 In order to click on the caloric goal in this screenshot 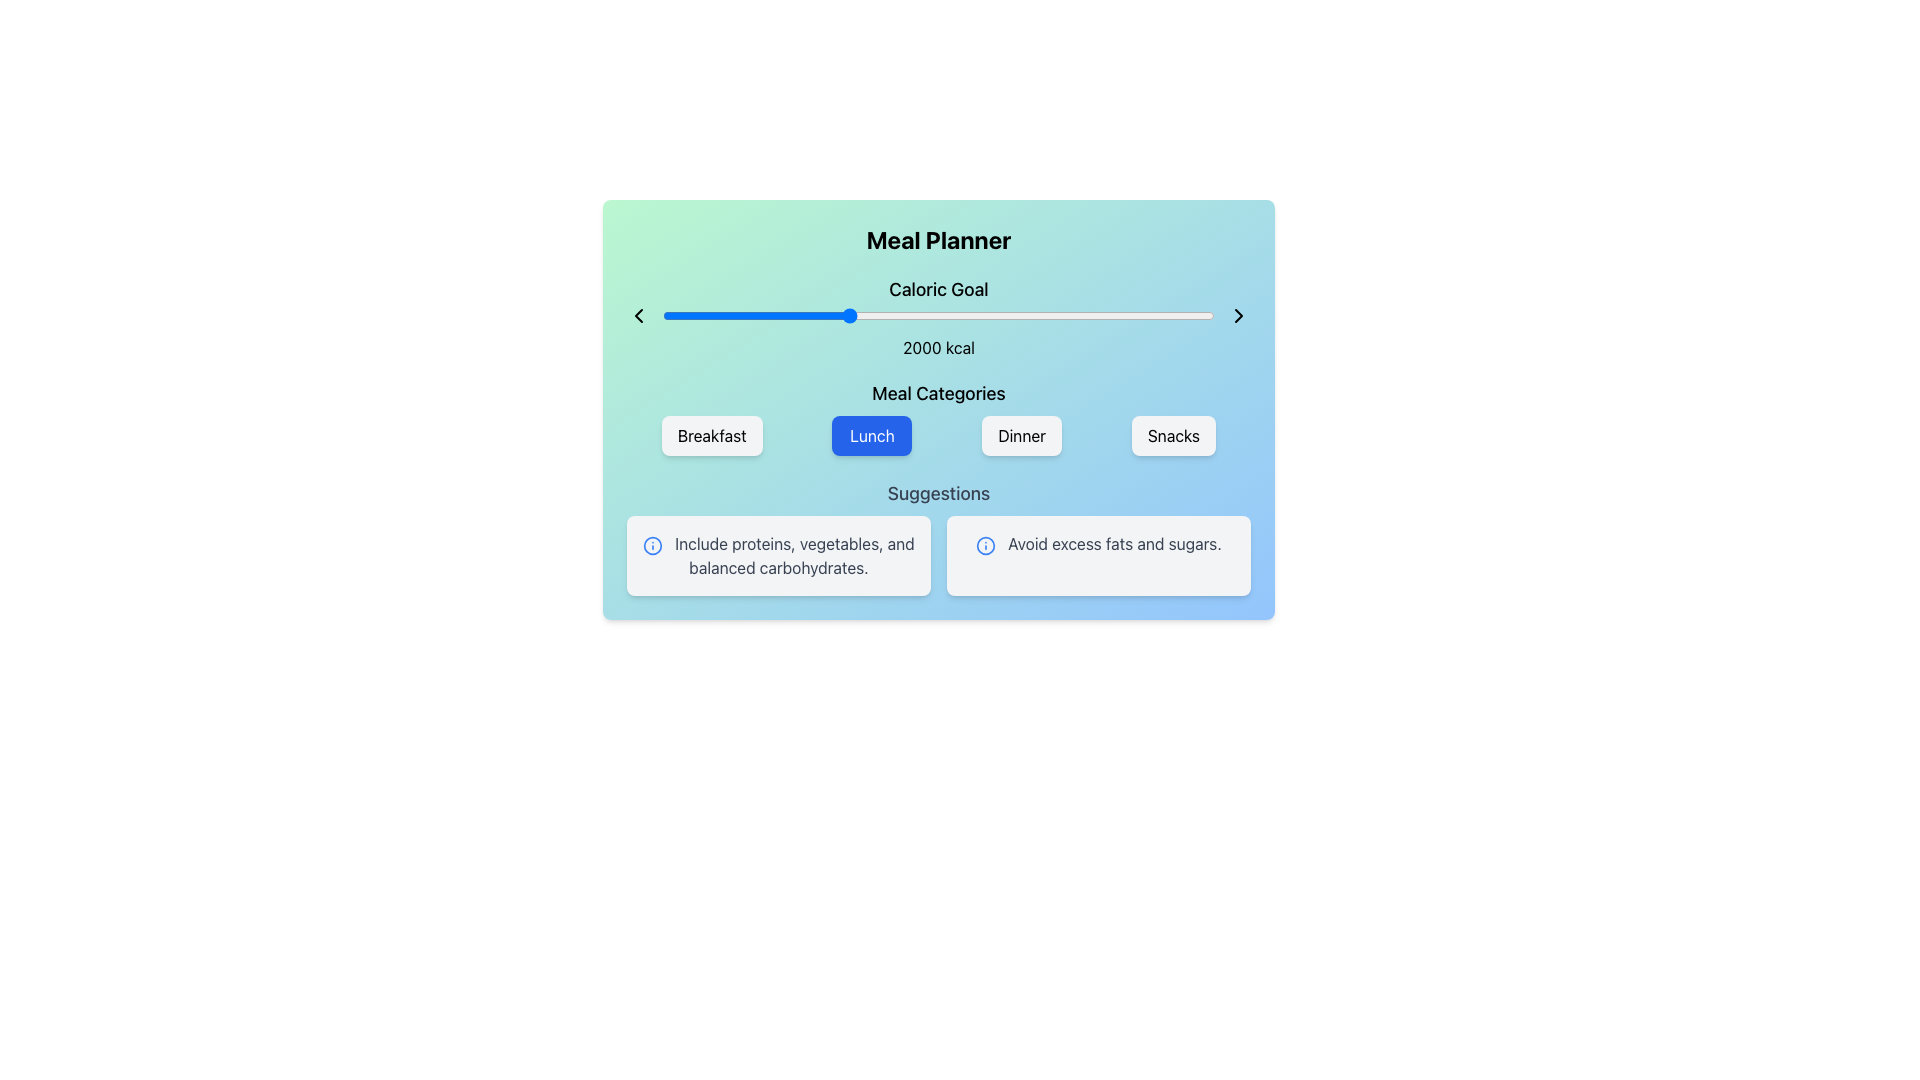, I will do `click(1028, 315)`.